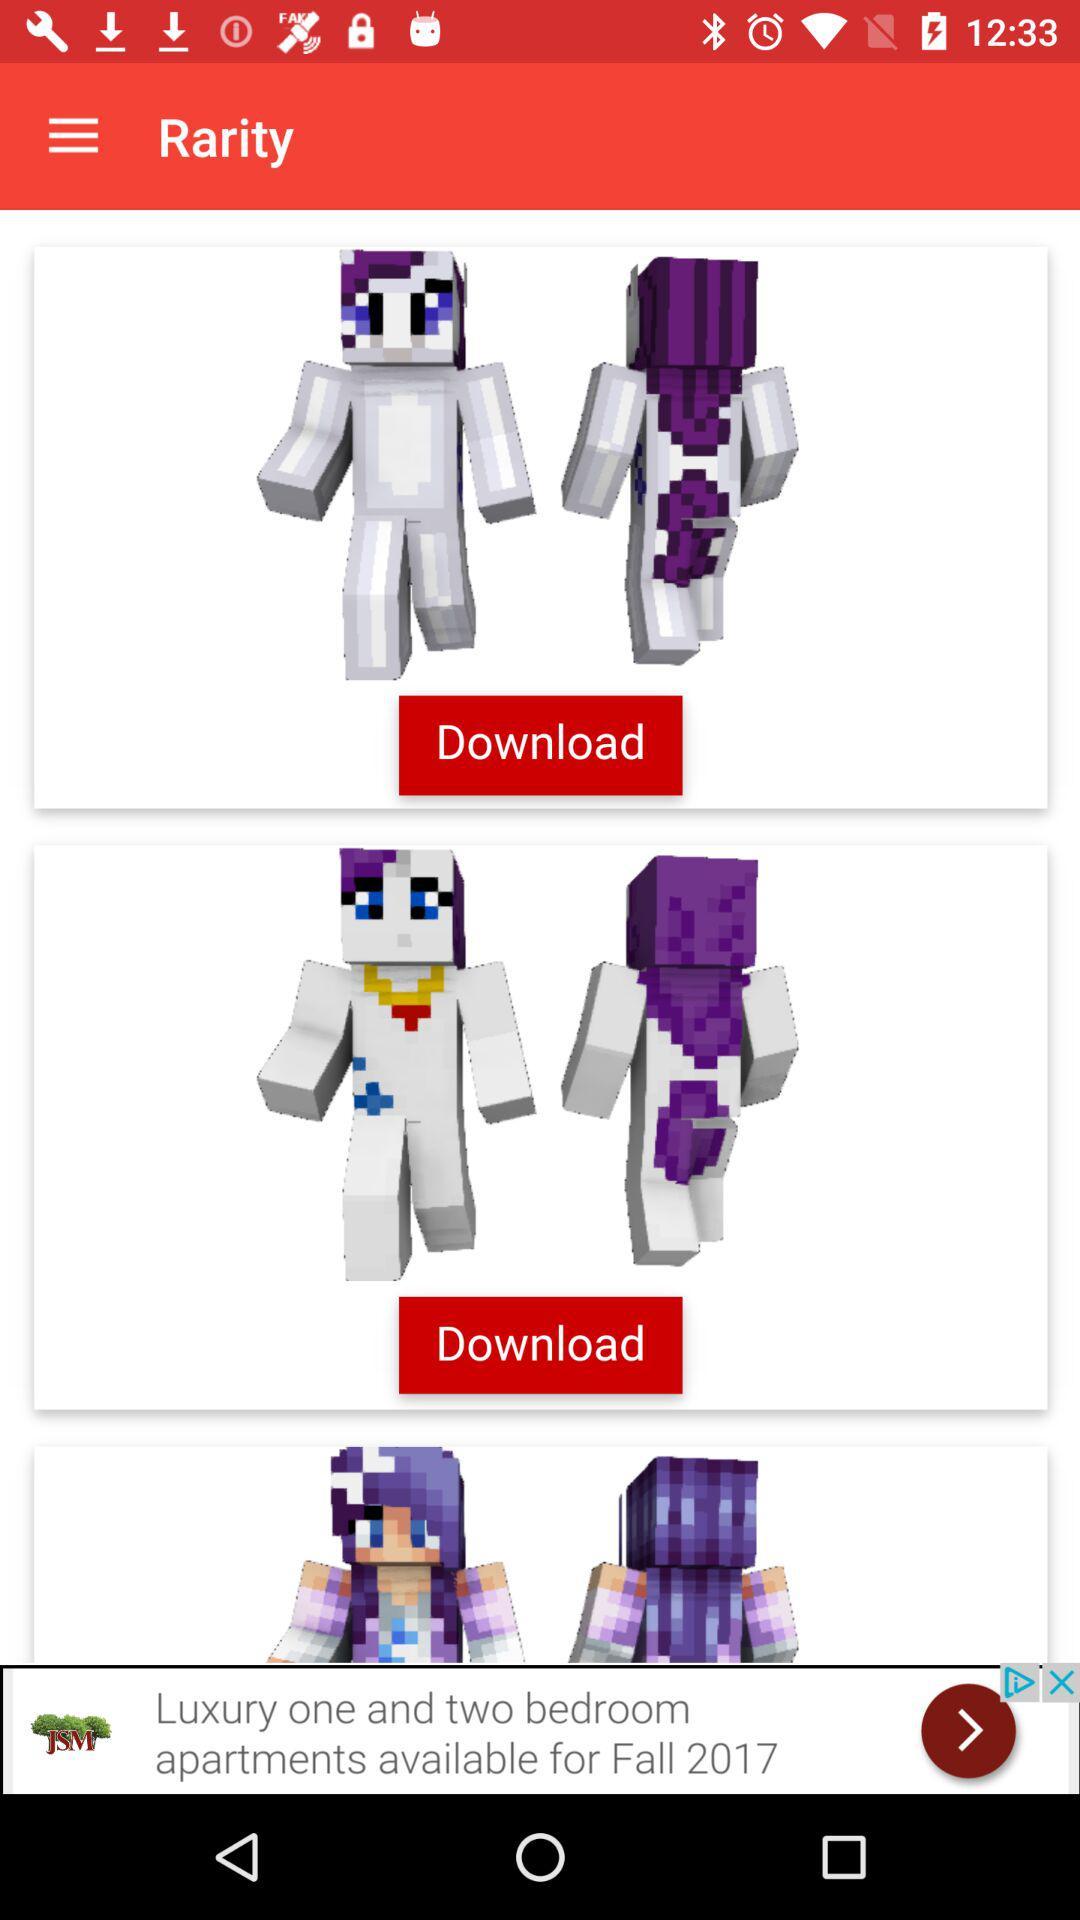  What do you see at coordinates (540, 1727) in the screenshot?
I see `advertisement` at bounding box center [540, 1727].